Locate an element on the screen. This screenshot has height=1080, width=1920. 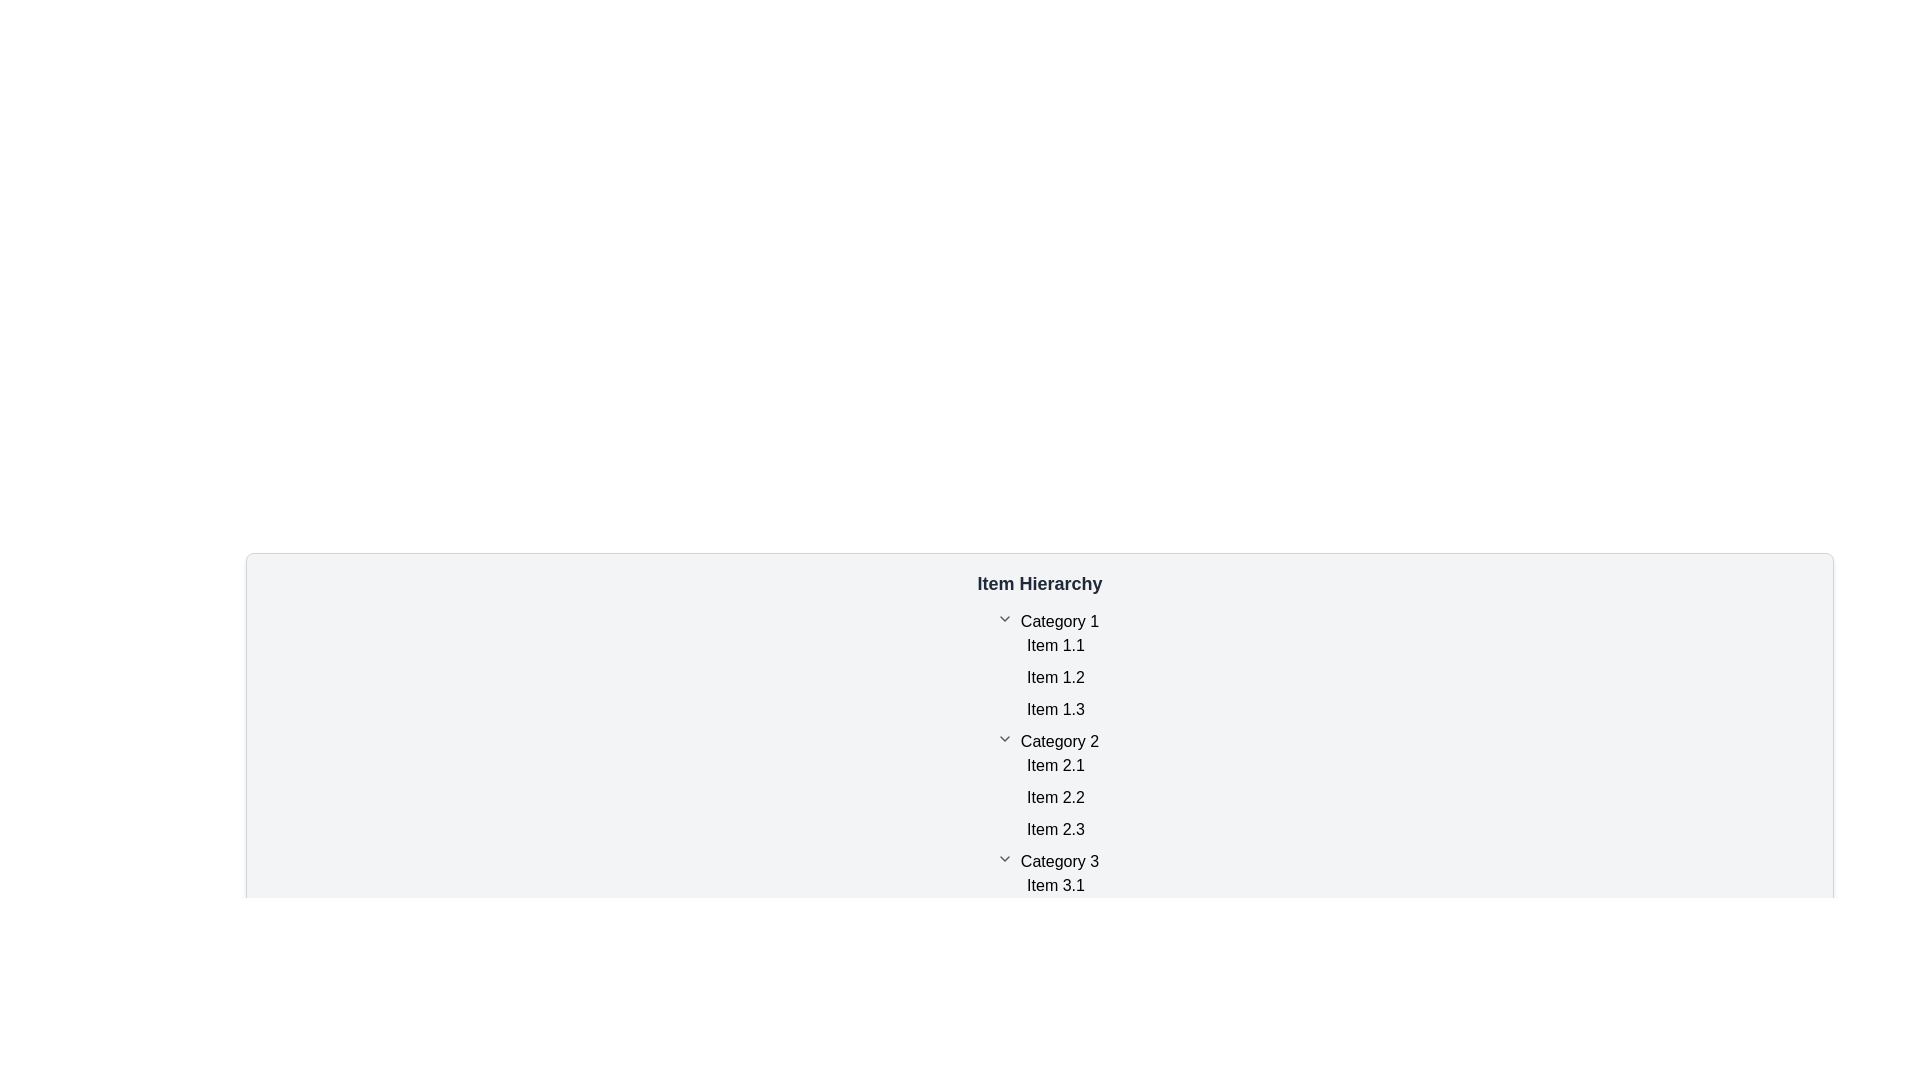
the static text label displaying 'Category 3', which is the header of the third category group under 'Item Hierarchy' is located at coordinates (1059, 860).